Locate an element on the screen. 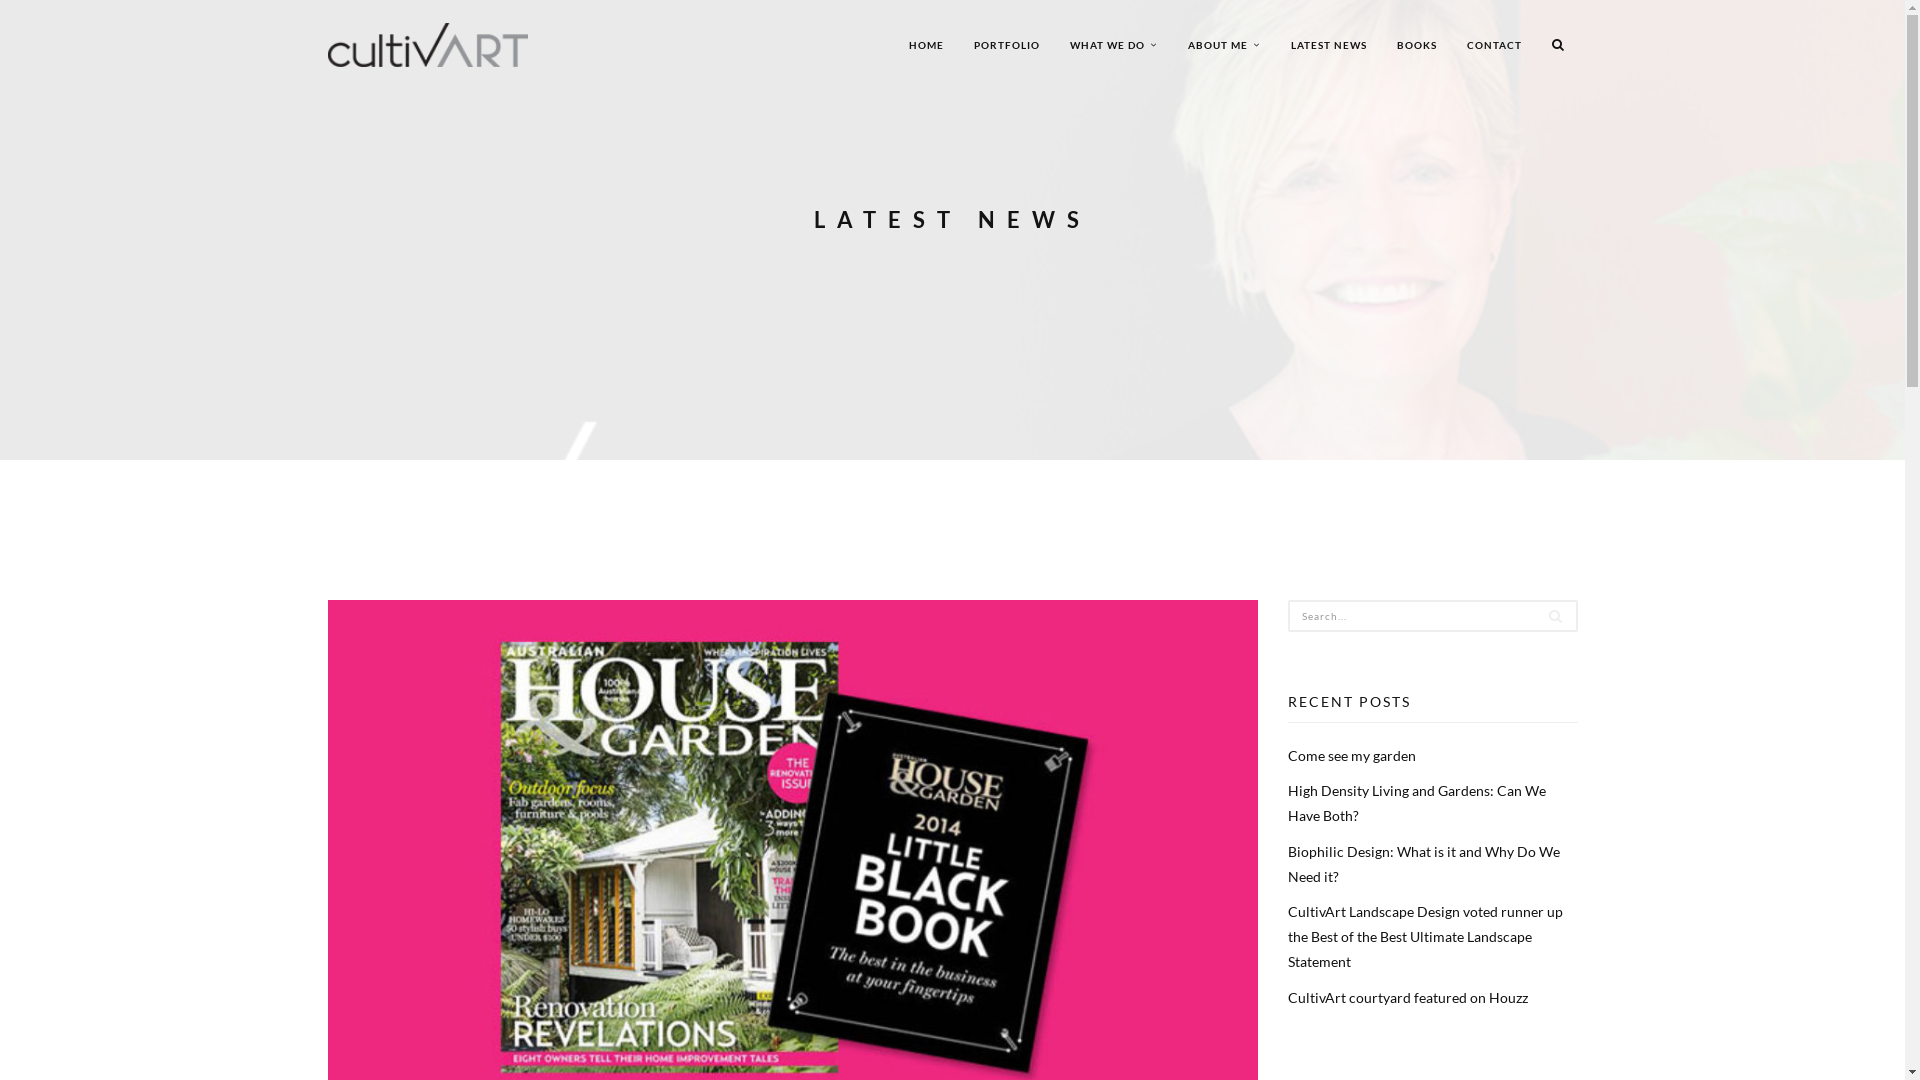 This screenshot has width=1920, height=1080. 'CONTACT' is located at coordinates (1451, 45).